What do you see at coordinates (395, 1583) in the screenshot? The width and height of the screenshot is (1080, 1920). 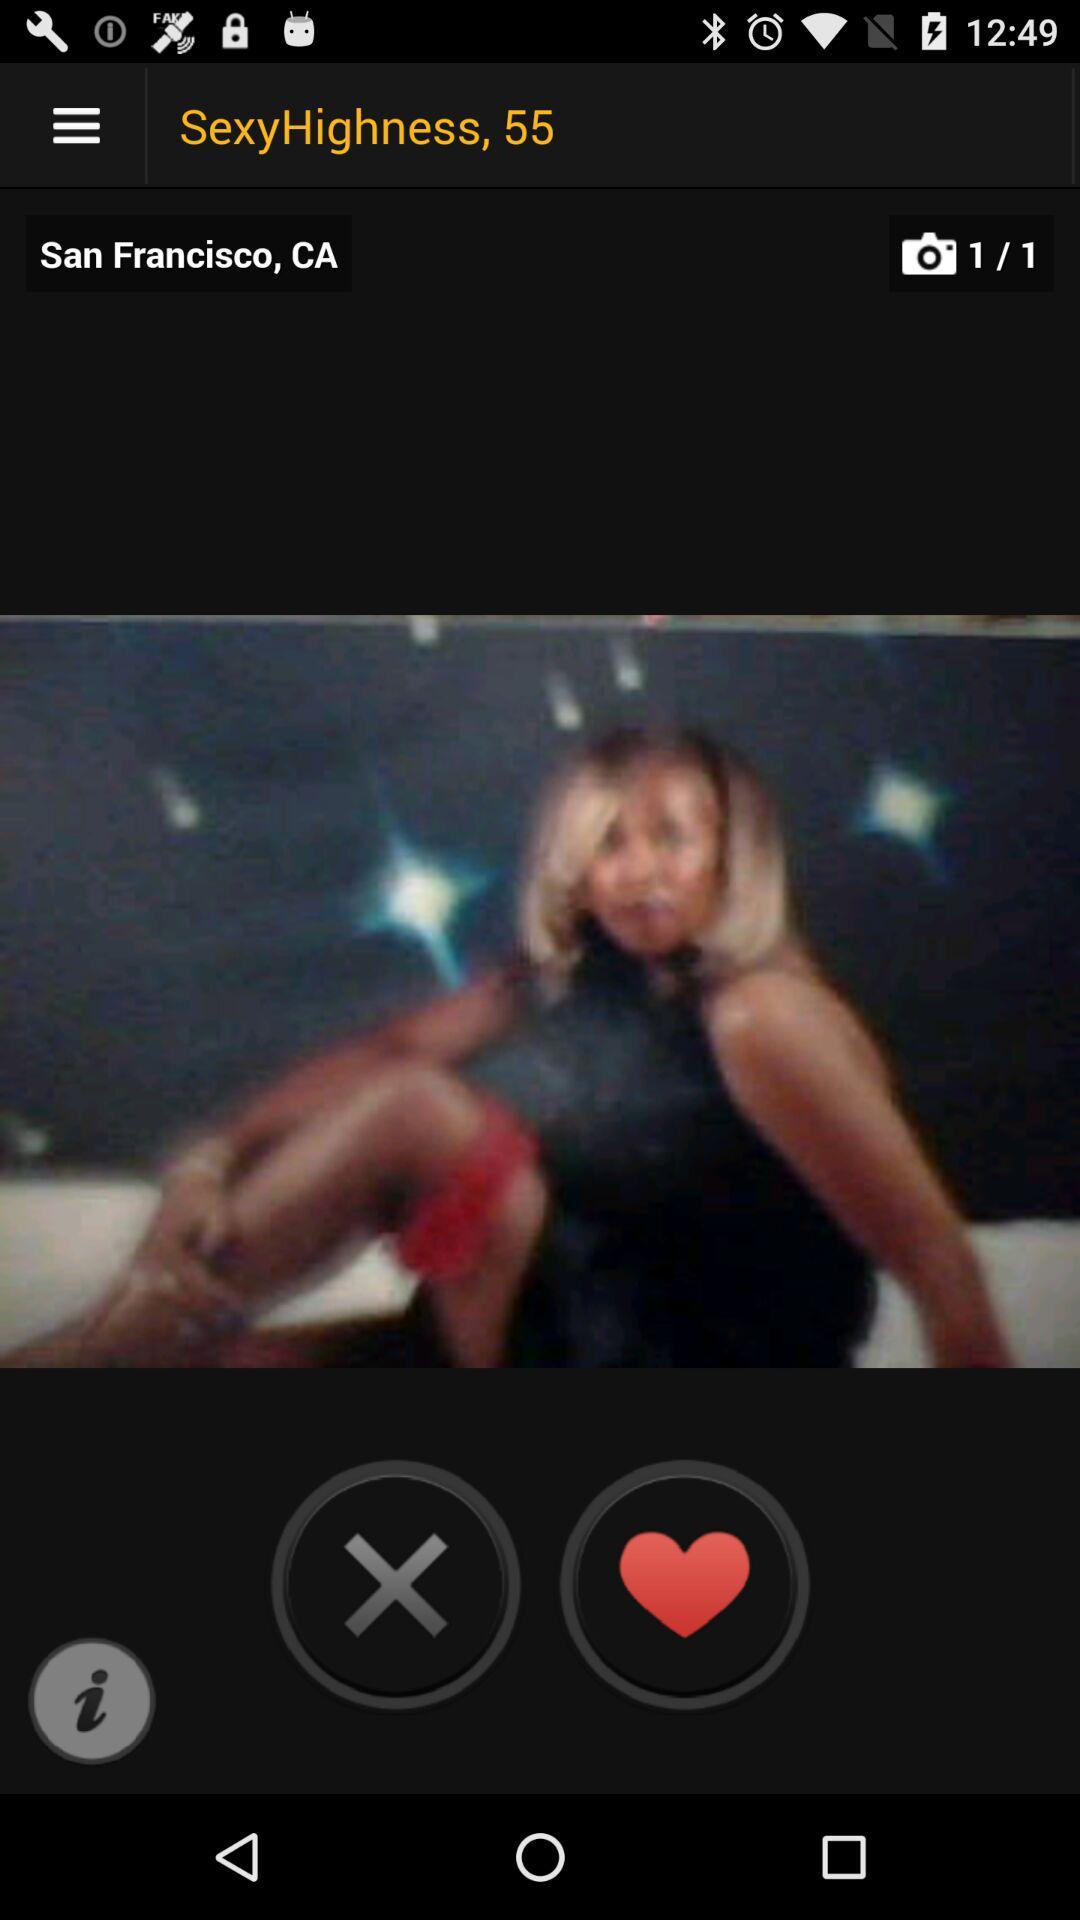 I see `out` at bounding box center [395, 1583].